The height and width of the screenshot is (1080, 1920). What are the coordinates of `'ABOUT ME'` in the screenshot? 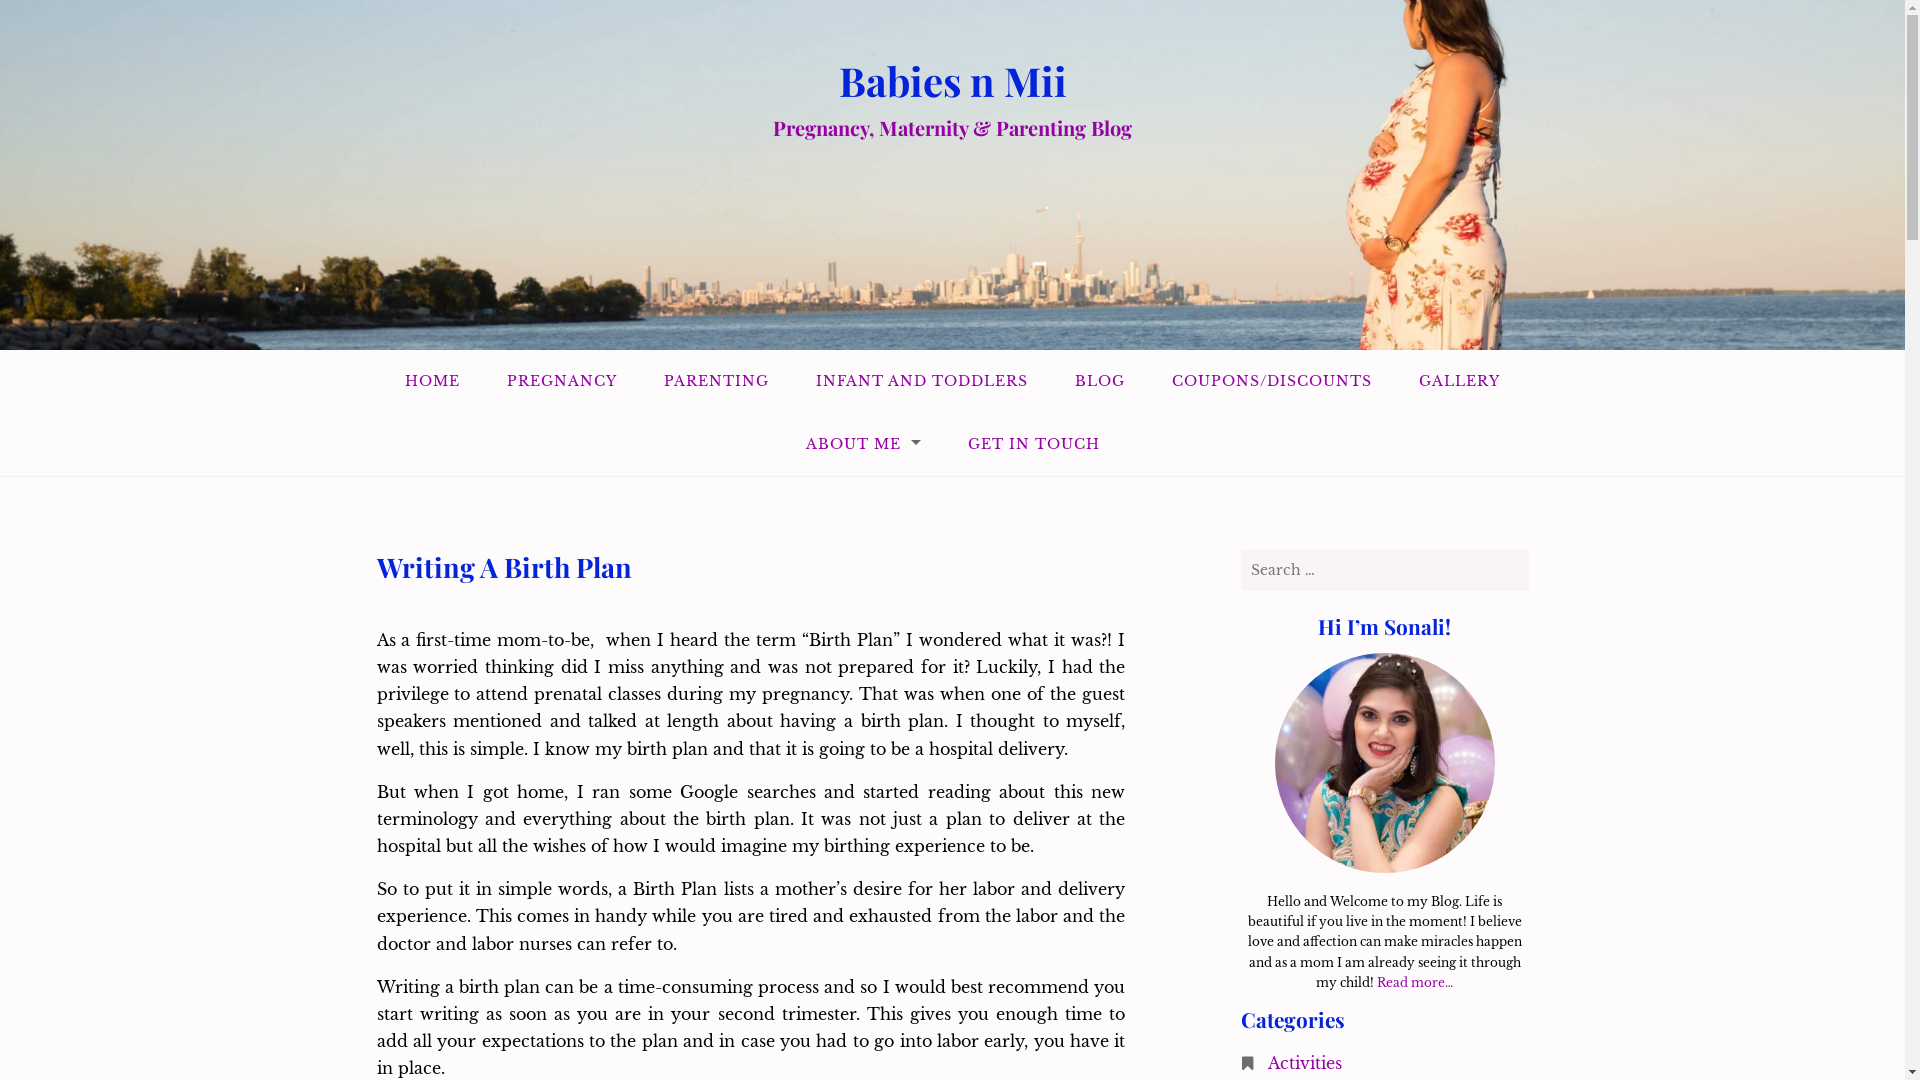 It's located at (862, 443).